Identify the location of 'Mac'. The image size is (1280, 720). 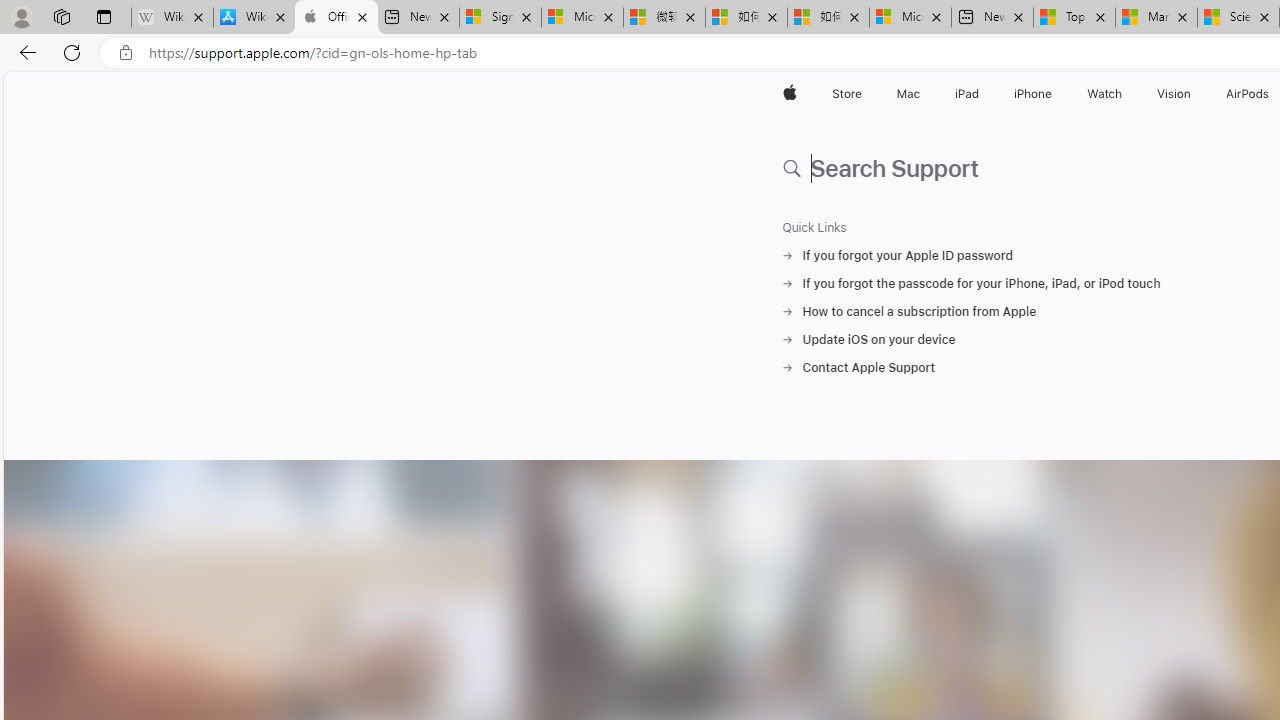
(907, 93).